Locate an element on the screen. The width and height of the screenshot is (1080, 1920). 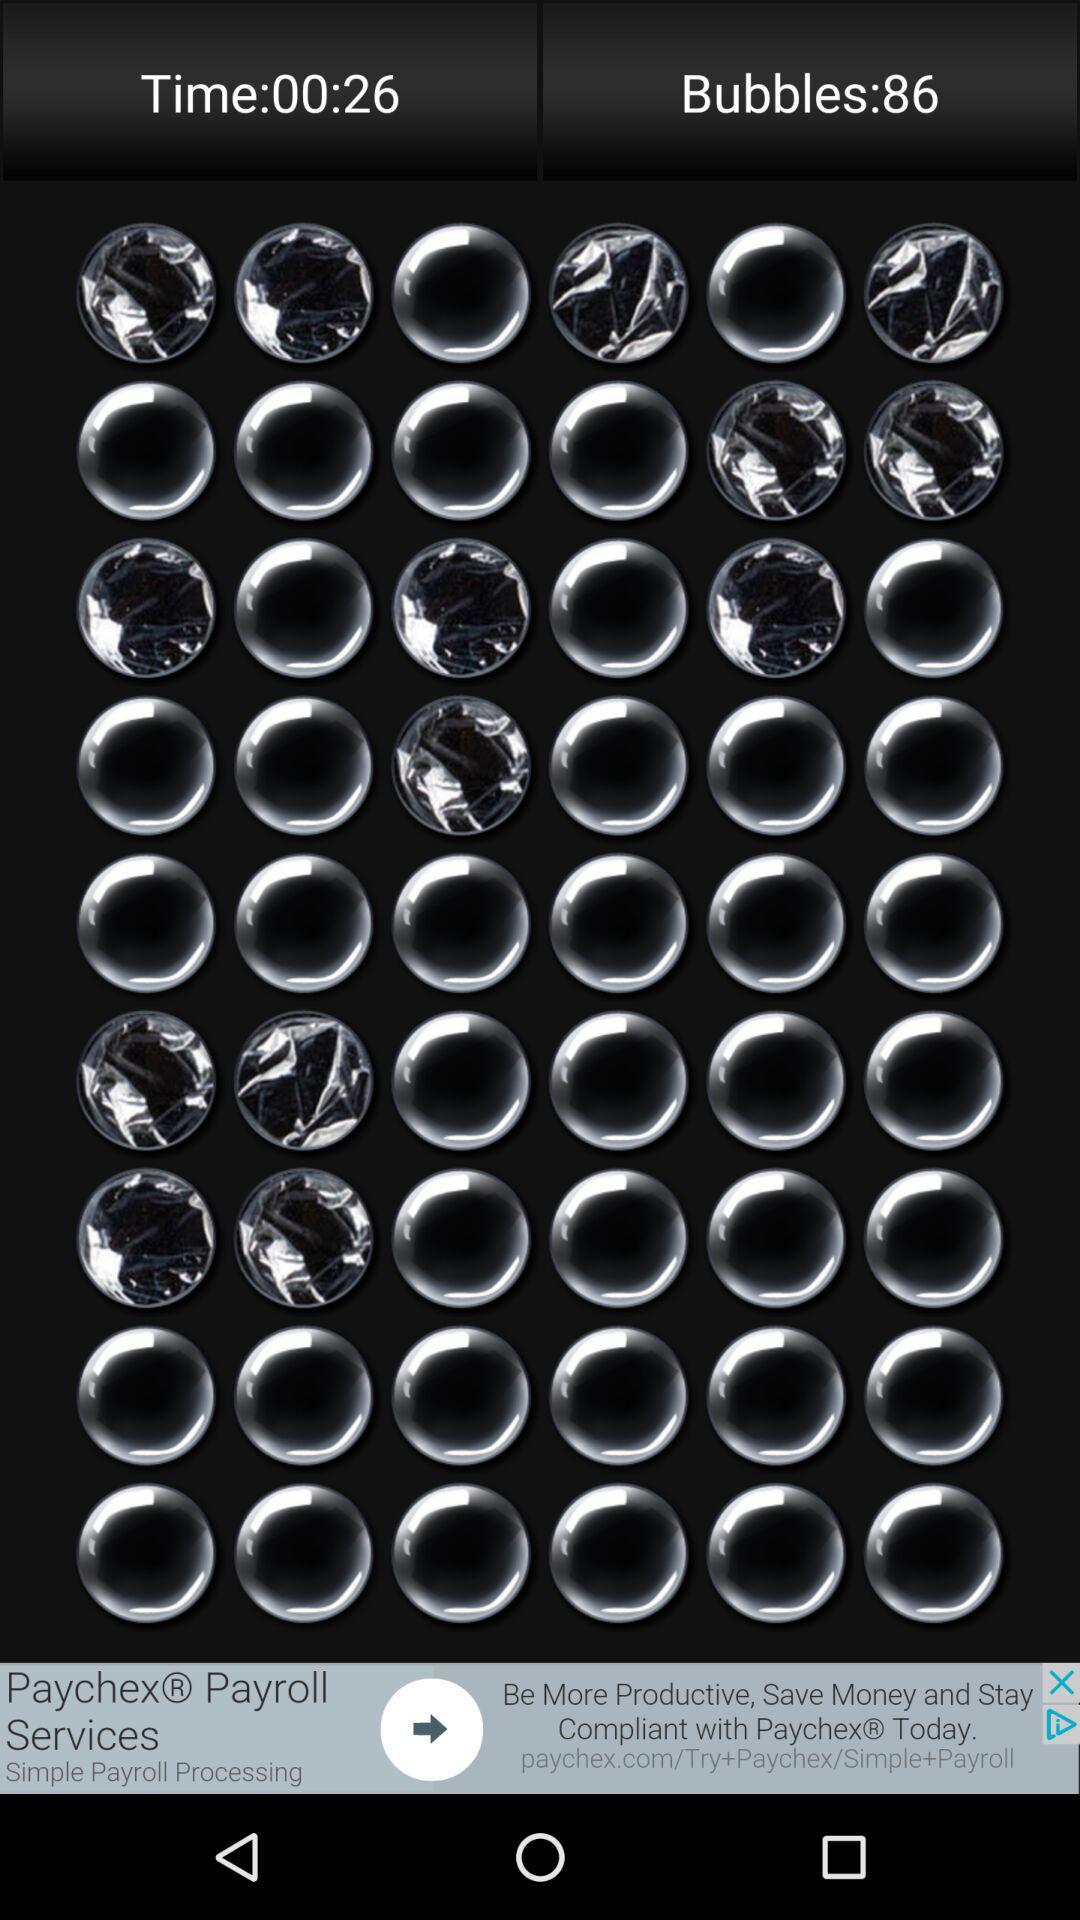
pop bubble is located at coordinates (461, 292).